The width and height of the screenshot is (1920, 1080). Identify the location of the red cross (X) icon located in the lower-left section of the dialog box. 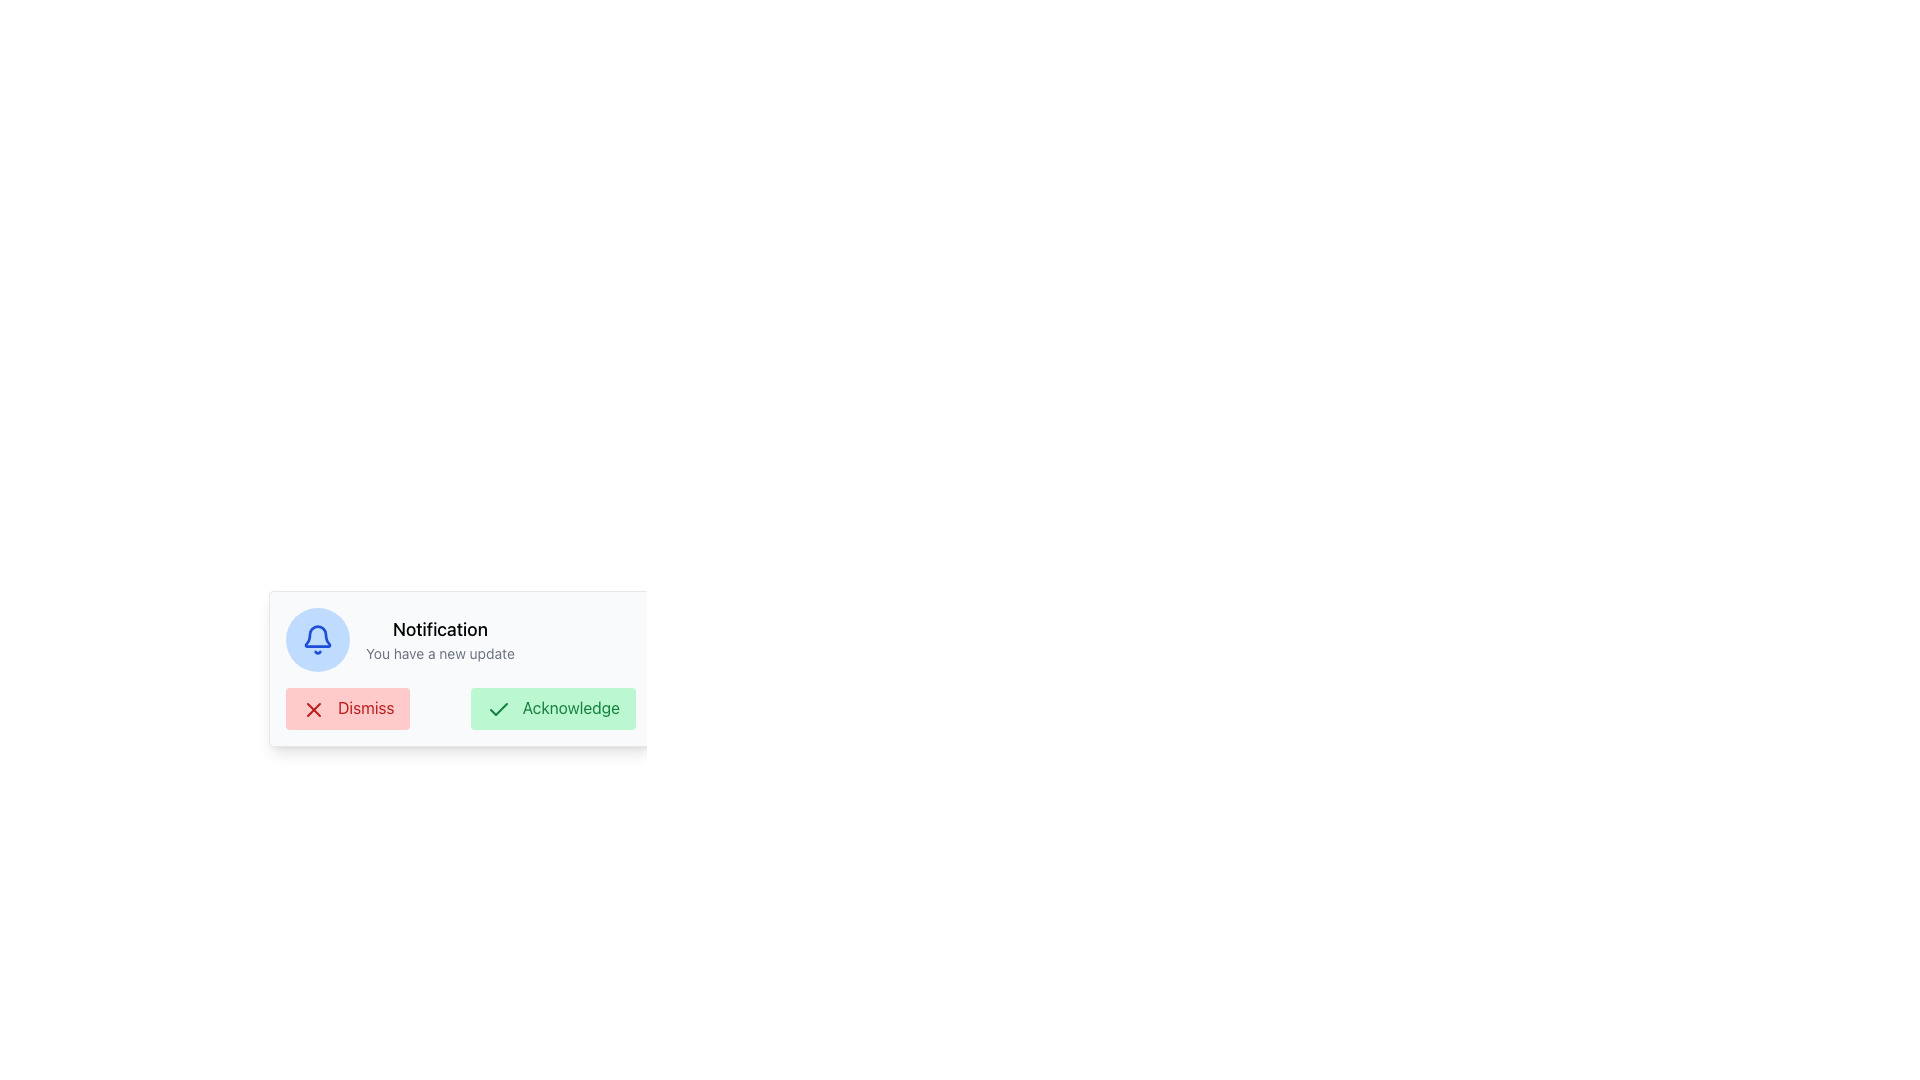
(312, 708).